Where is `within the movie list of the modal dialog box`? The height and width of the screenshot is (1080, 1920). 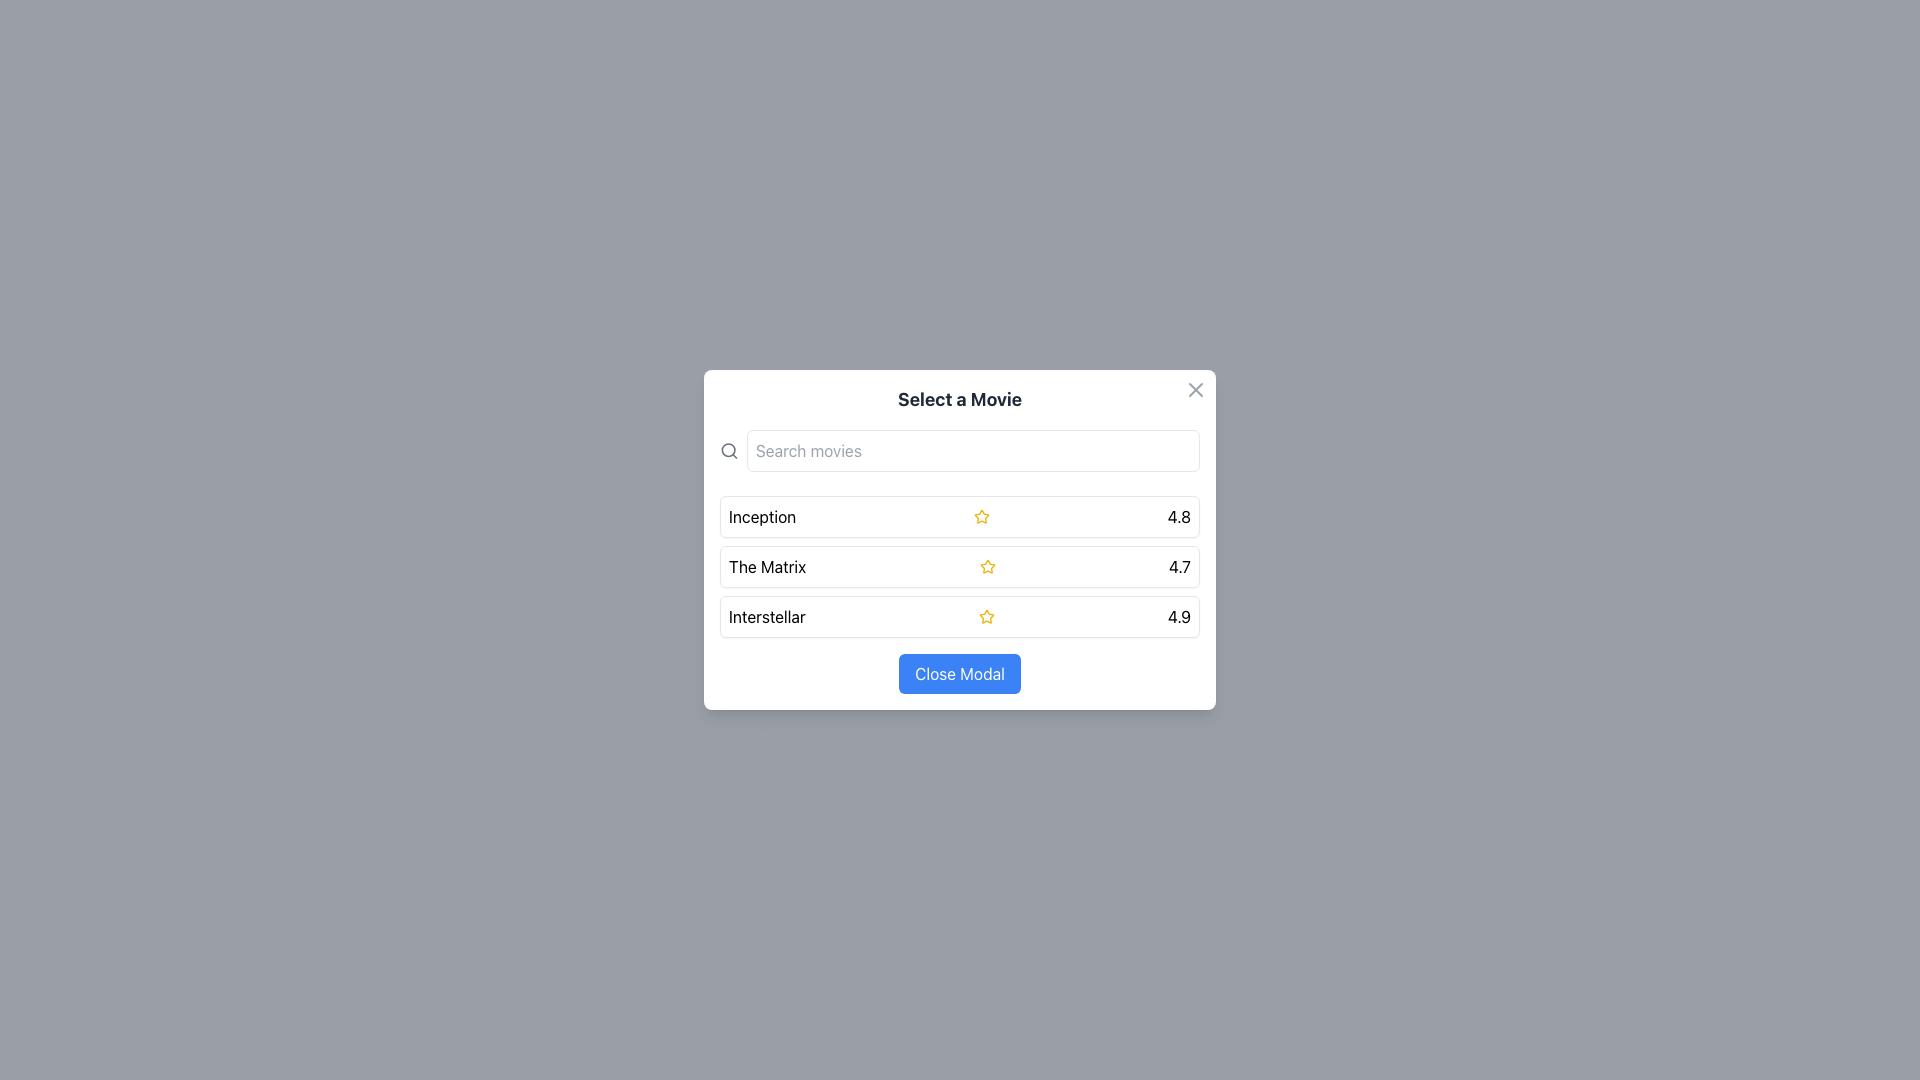 within the movie list of the modal dialog box is located at coordinates (960, 540).